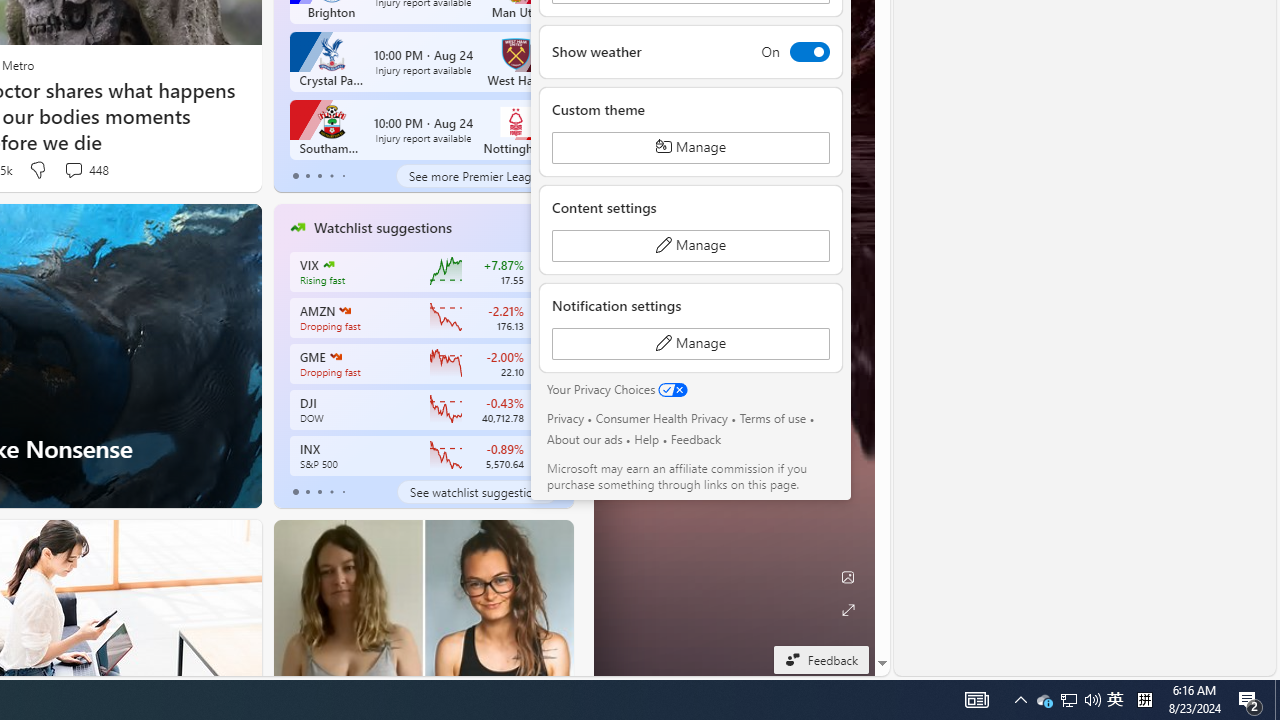  What do you see at coordinates (344, 311) in the screenshot?
I see `'AMAZON.COM, INC.'` at bounding box center [344, 311].